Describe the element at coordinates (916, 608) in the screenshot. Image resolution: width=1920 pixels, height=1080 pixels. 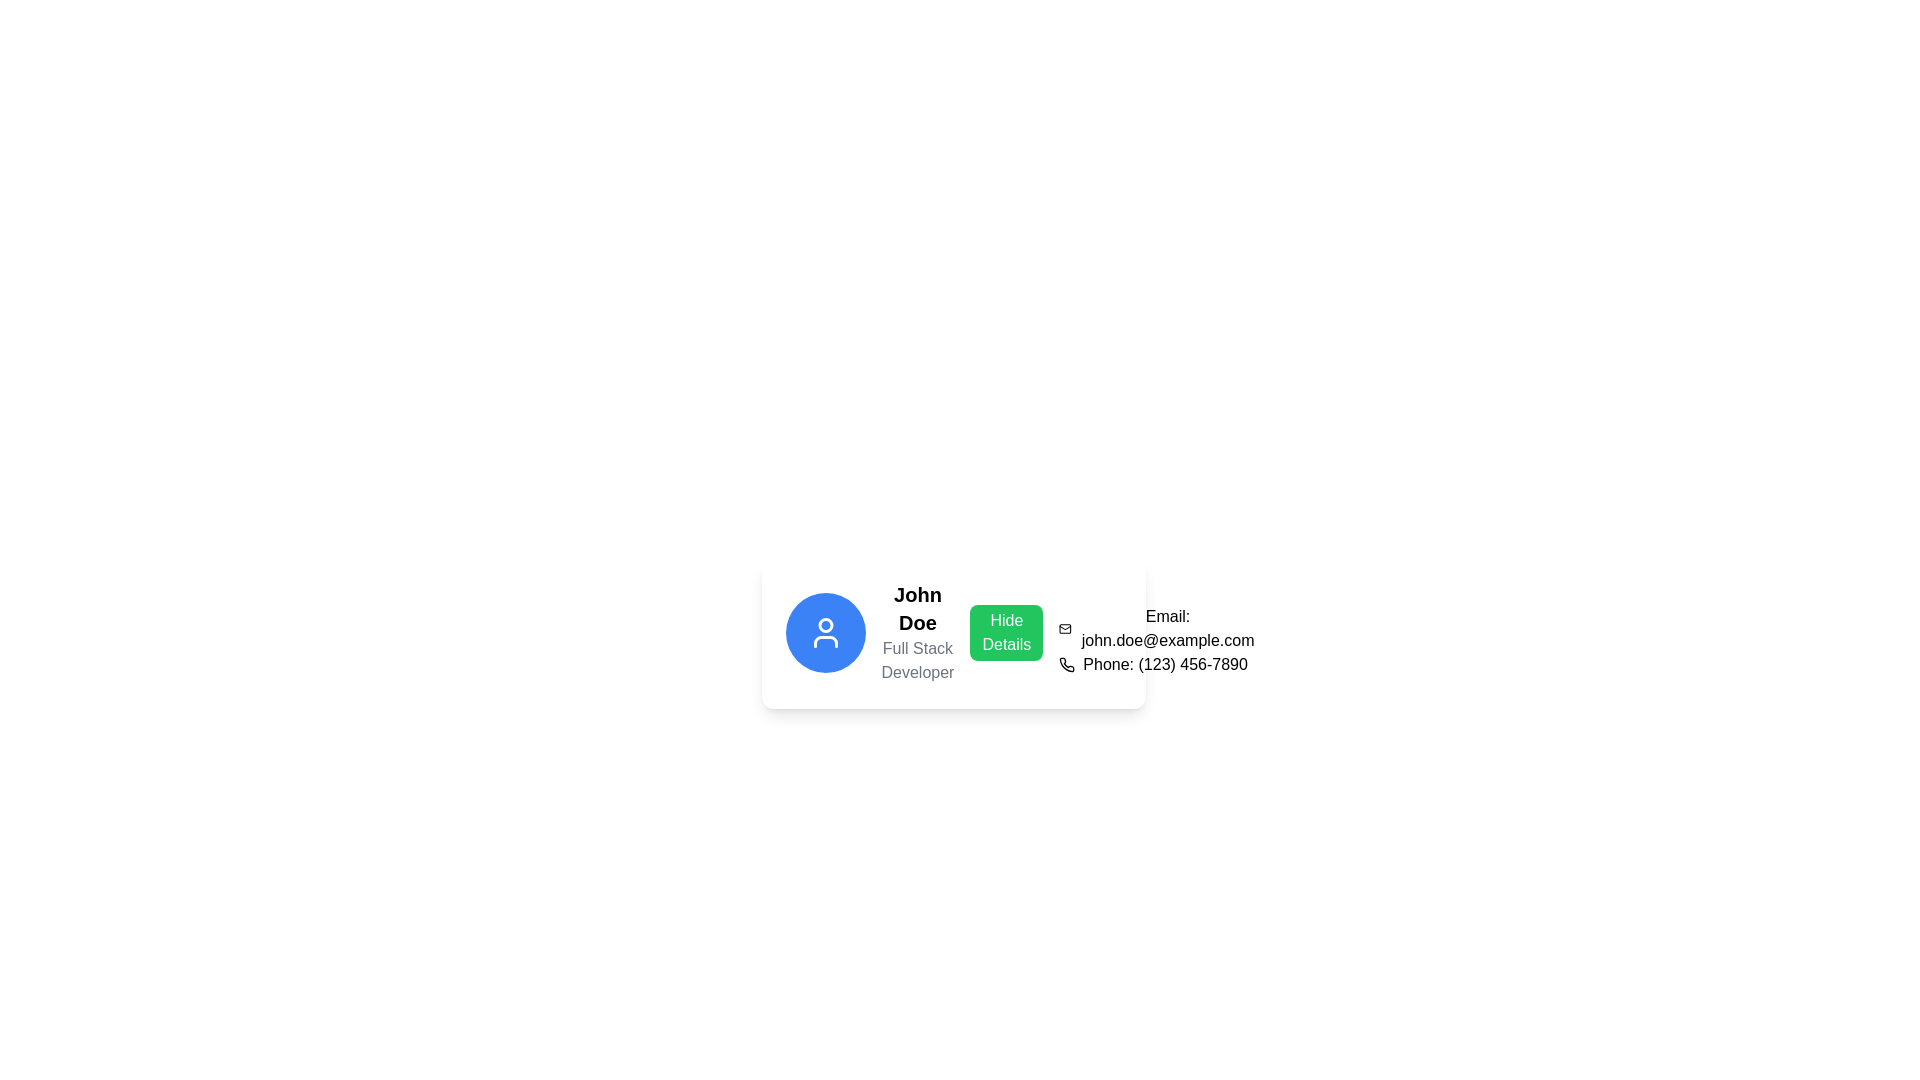
I see `the text label displaying the user's name in the profile card, which is positioned near the center, to the right of the avatar icon and above the 'Hide Details' button` at that location.